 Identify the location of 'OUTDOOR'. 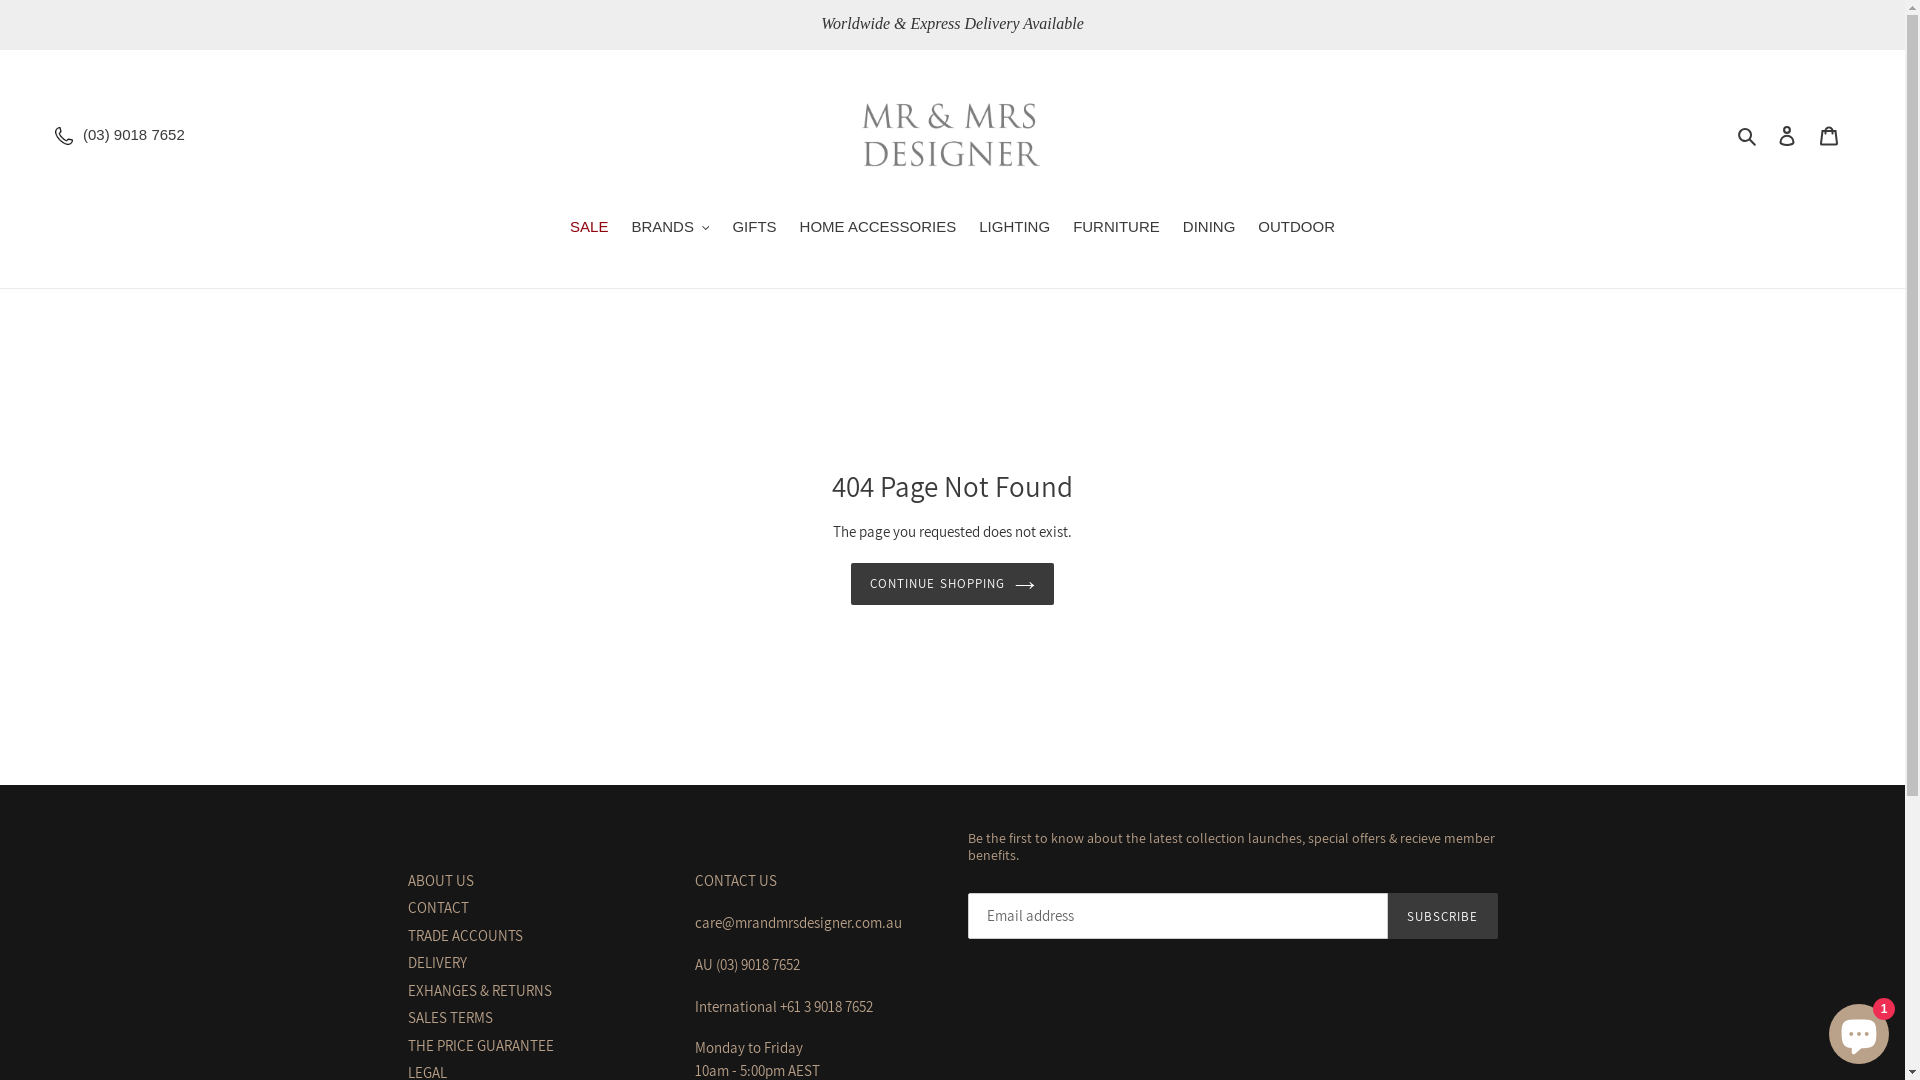
(1296, 227).